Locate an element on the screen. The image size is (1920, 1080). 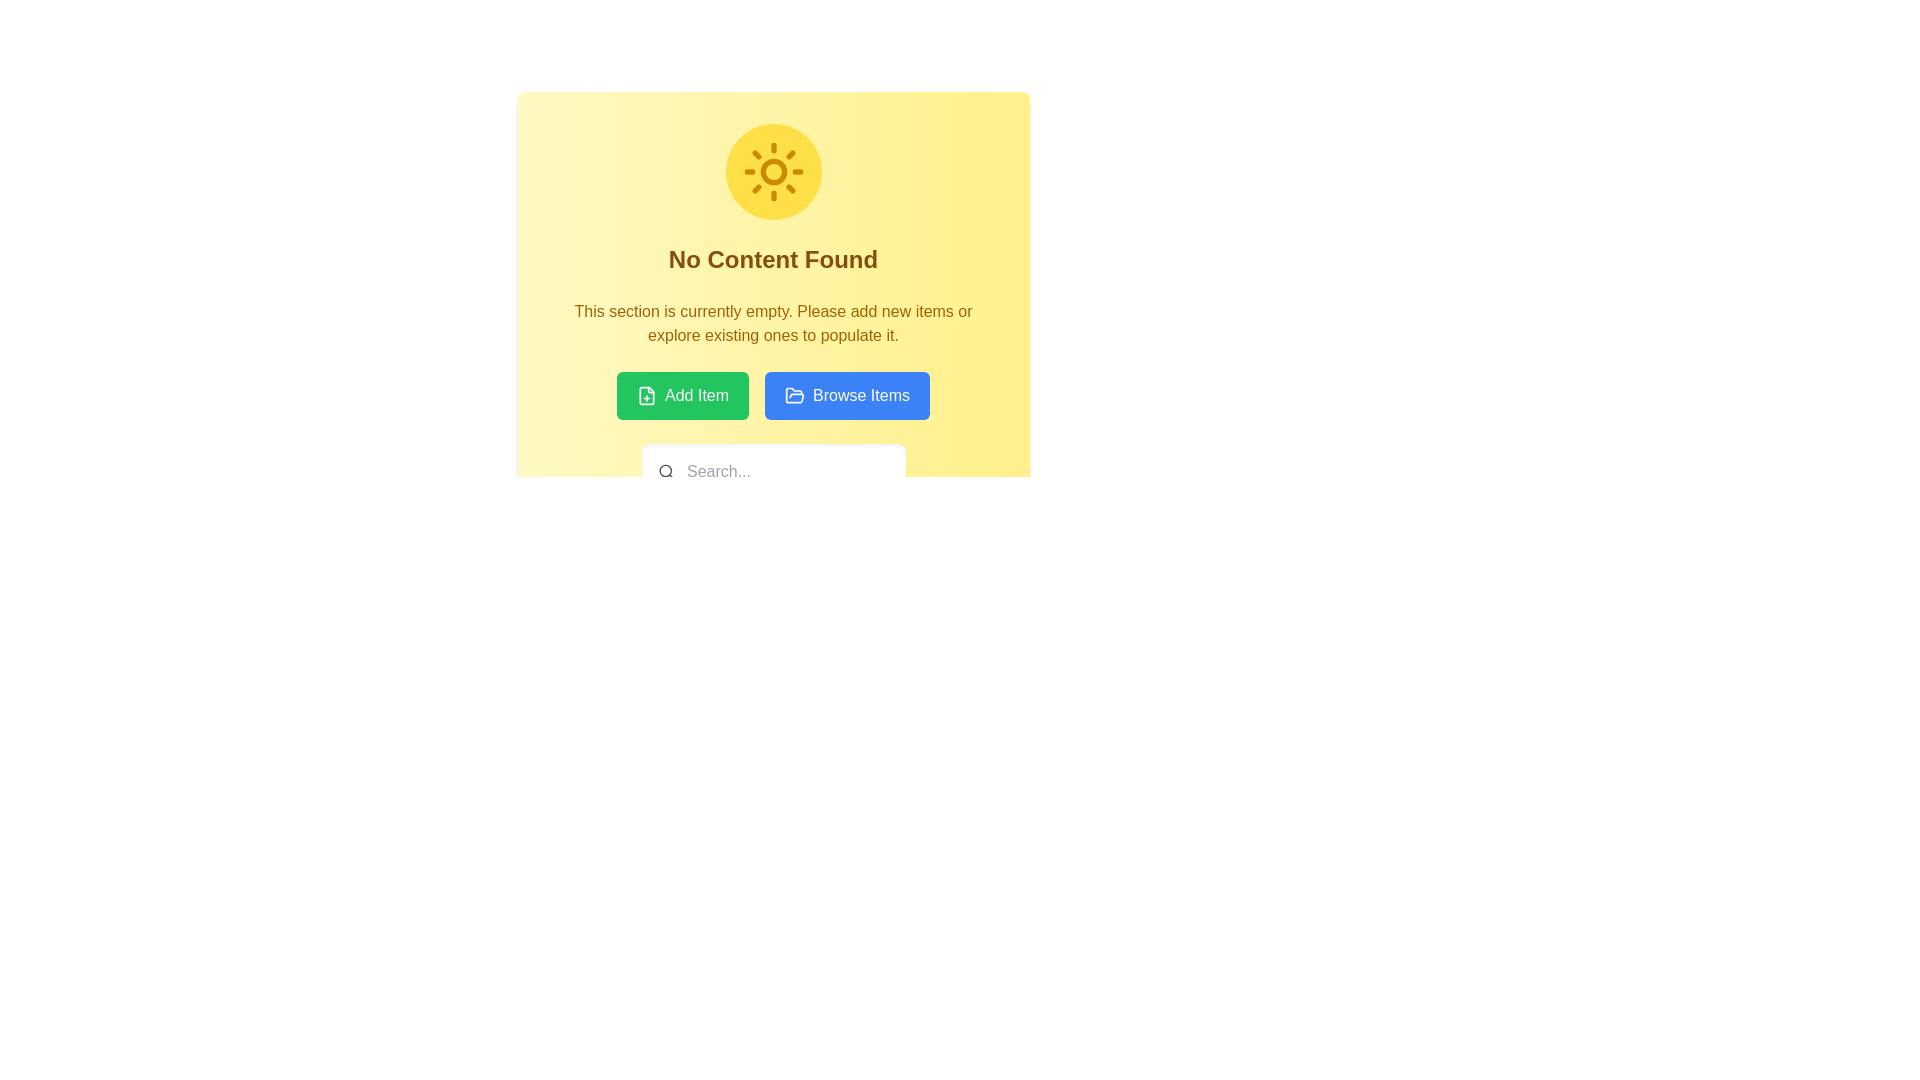
the circular center of the sun-shaped icon located near the top-center of the interface, which is above the 'No Content Found' message is located at coordinates (772, 171).